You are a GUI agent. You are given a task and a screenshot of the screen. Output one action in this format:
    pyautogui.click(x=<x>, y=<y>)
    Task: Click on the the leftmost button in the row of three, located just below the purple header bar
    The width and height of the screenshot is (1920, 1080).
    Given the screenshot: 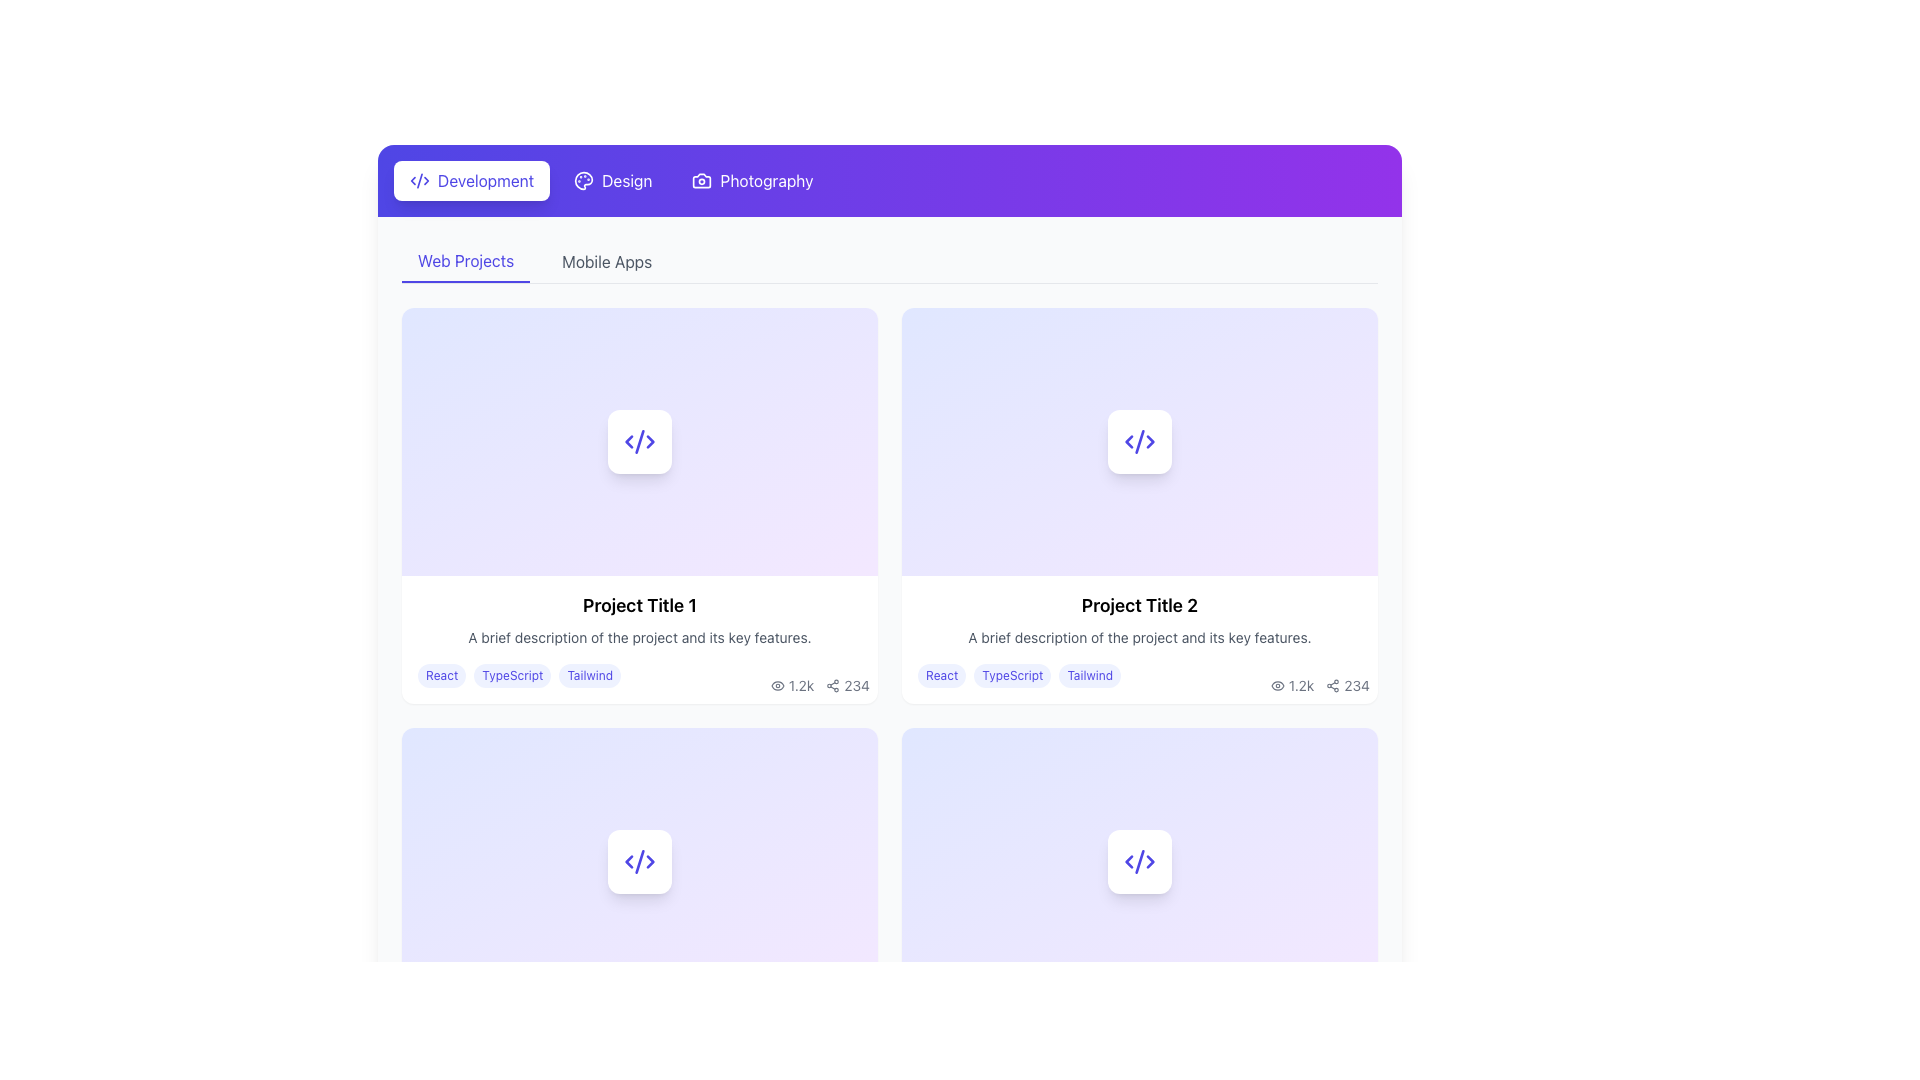 What is the action you would take?
    pyautogui.click(x=471, y=181)
    